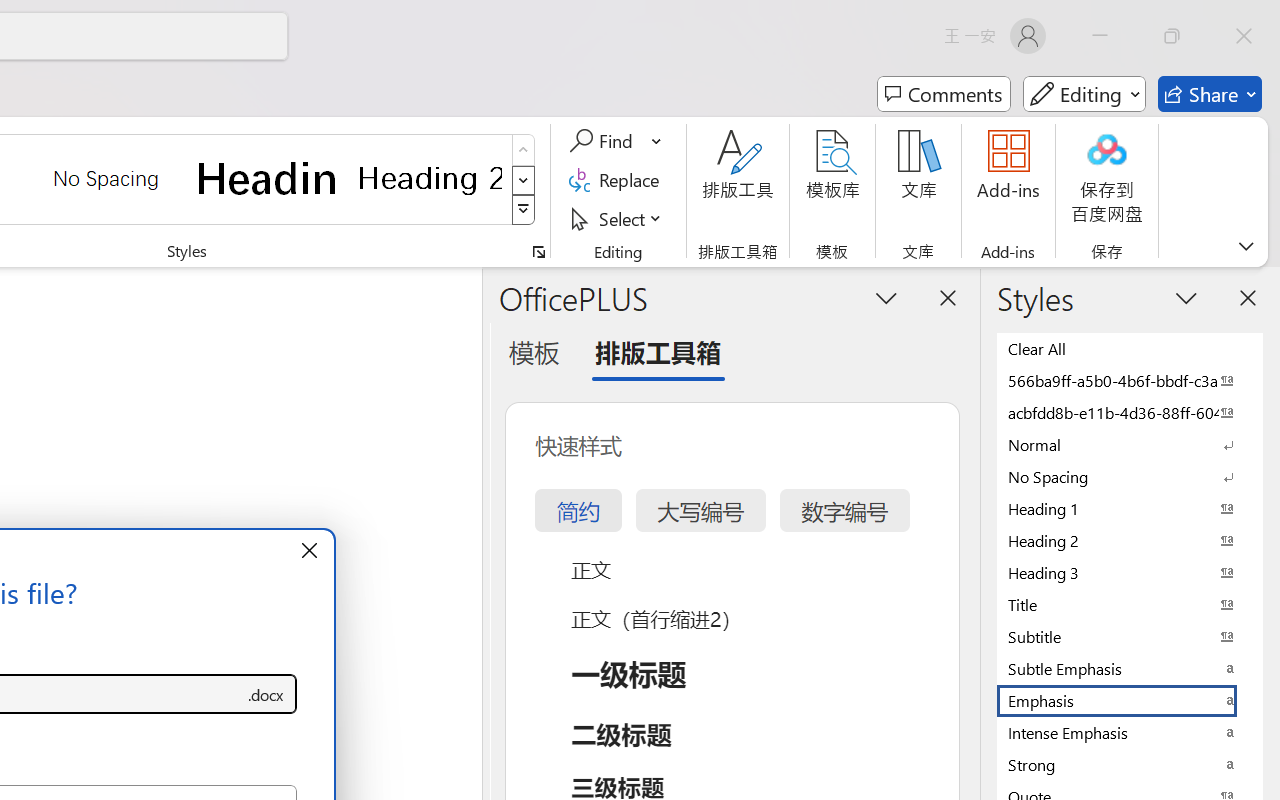 The image size is (1280, 800). What do you see at coordinates (538, 251) in the screenshot?
I see `'Styles...'` at bounding box center [538, 251].